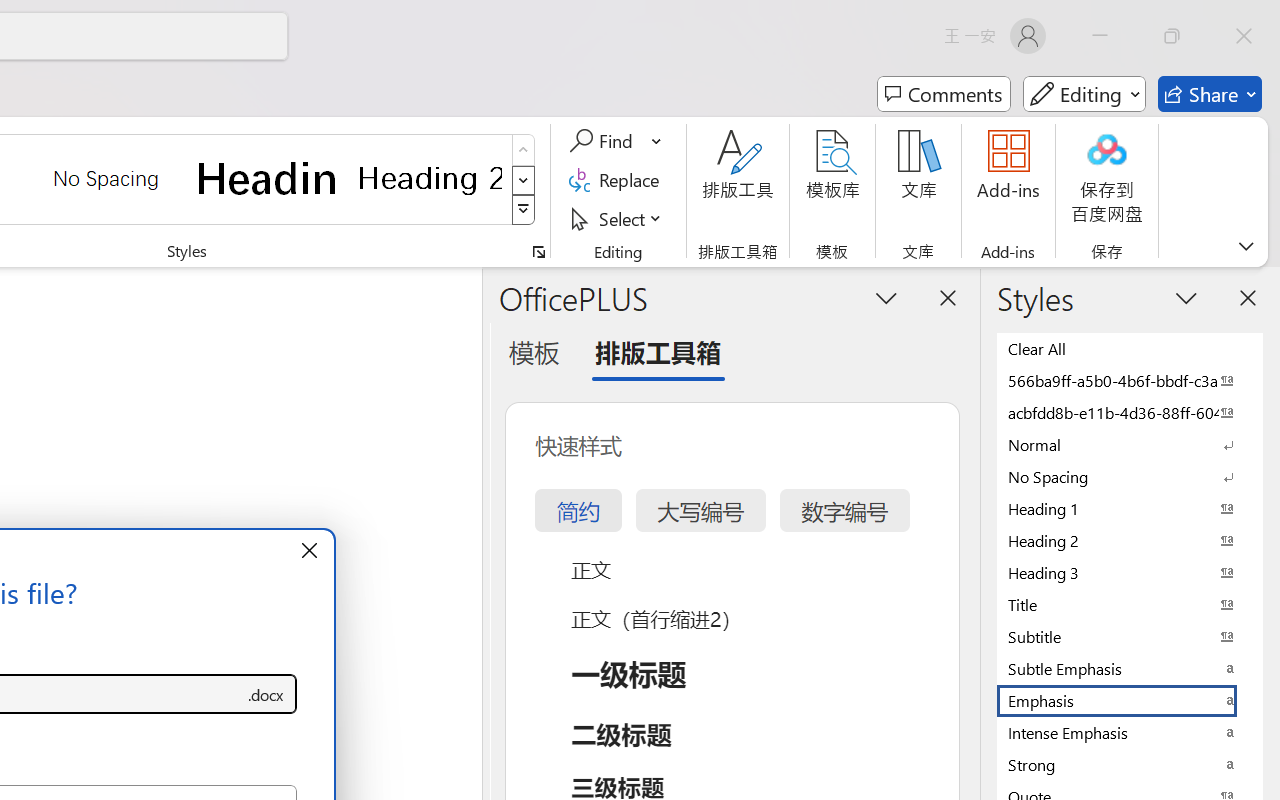 The image size is (1280, 800). What do you see at coordinates (538, 251) in the screenshot?
I see `'Styles...'` at bounding box center [538, 251].